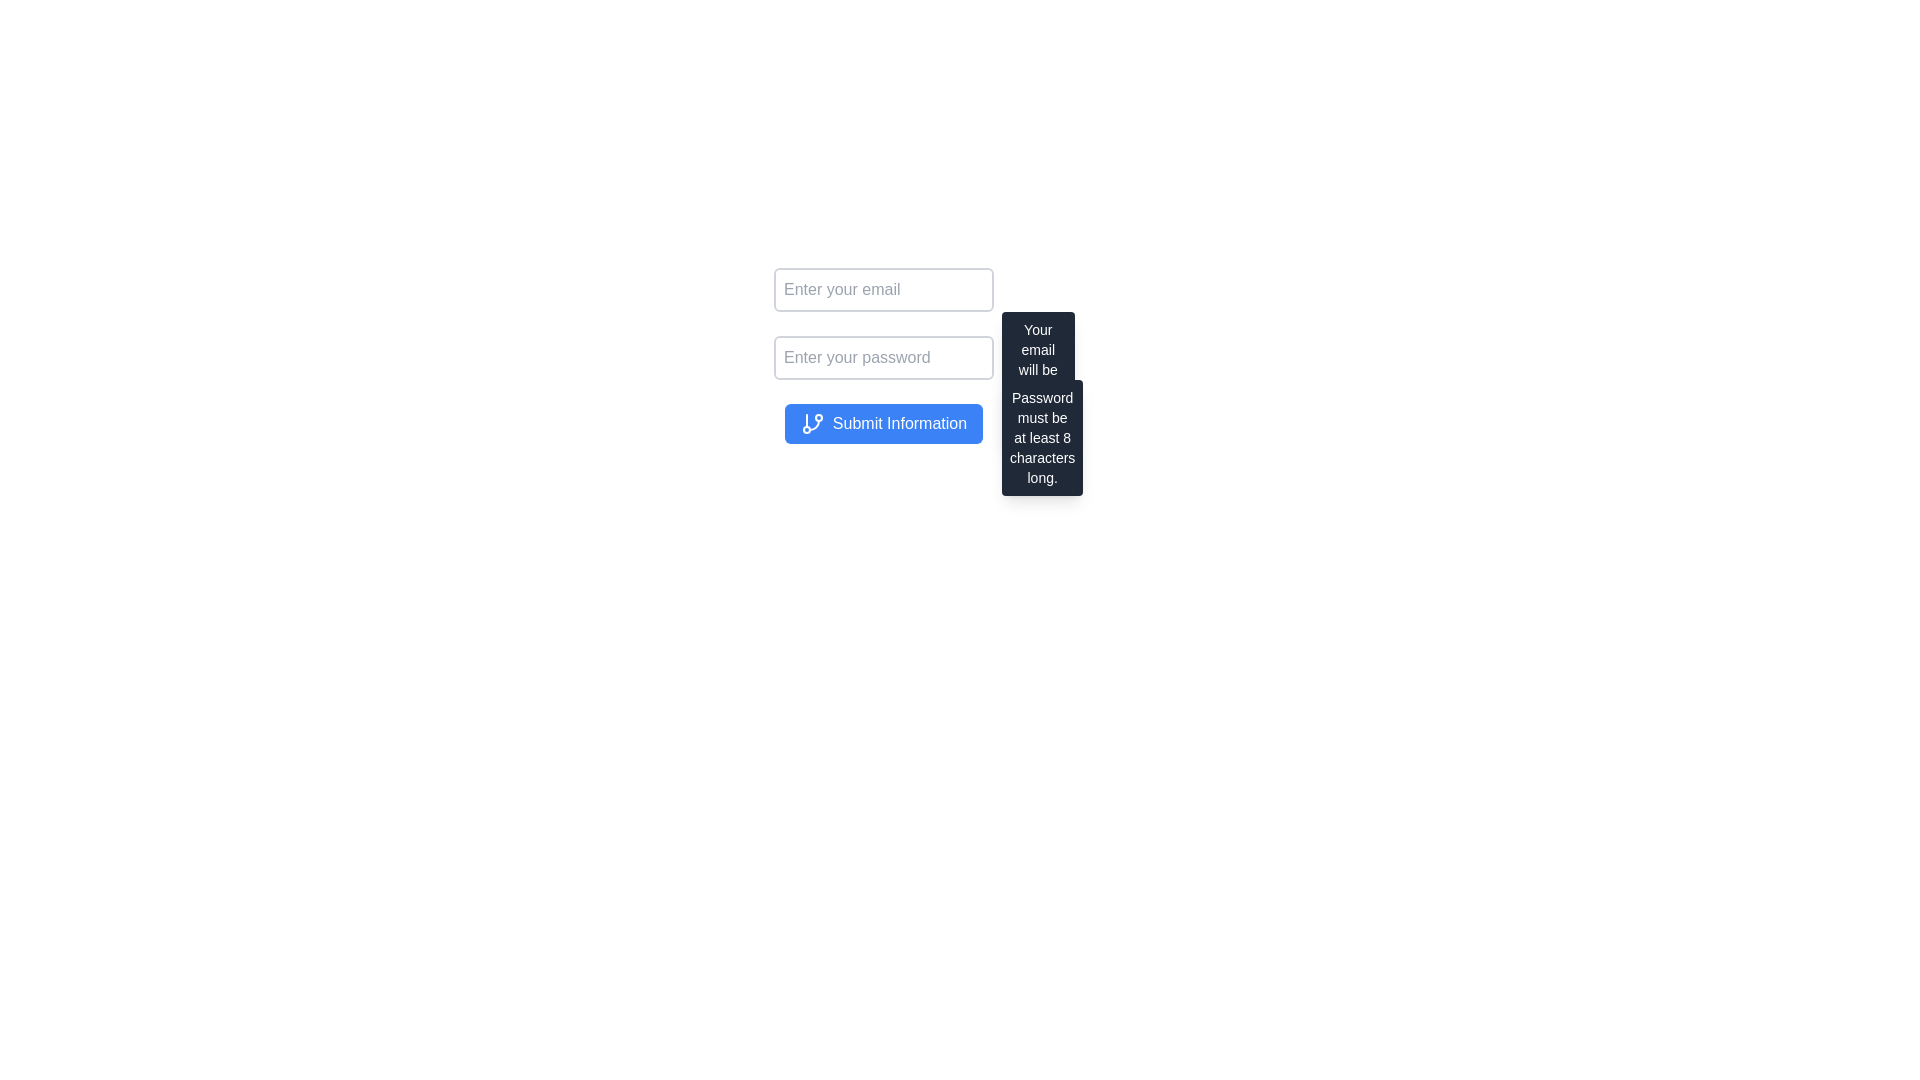 The width and height of the screenshot is (1920, 1080). I want to click on the SVG icon representing a Git branch located within the 'Submit Information' button on the left side of the label text, so click(812, 423).